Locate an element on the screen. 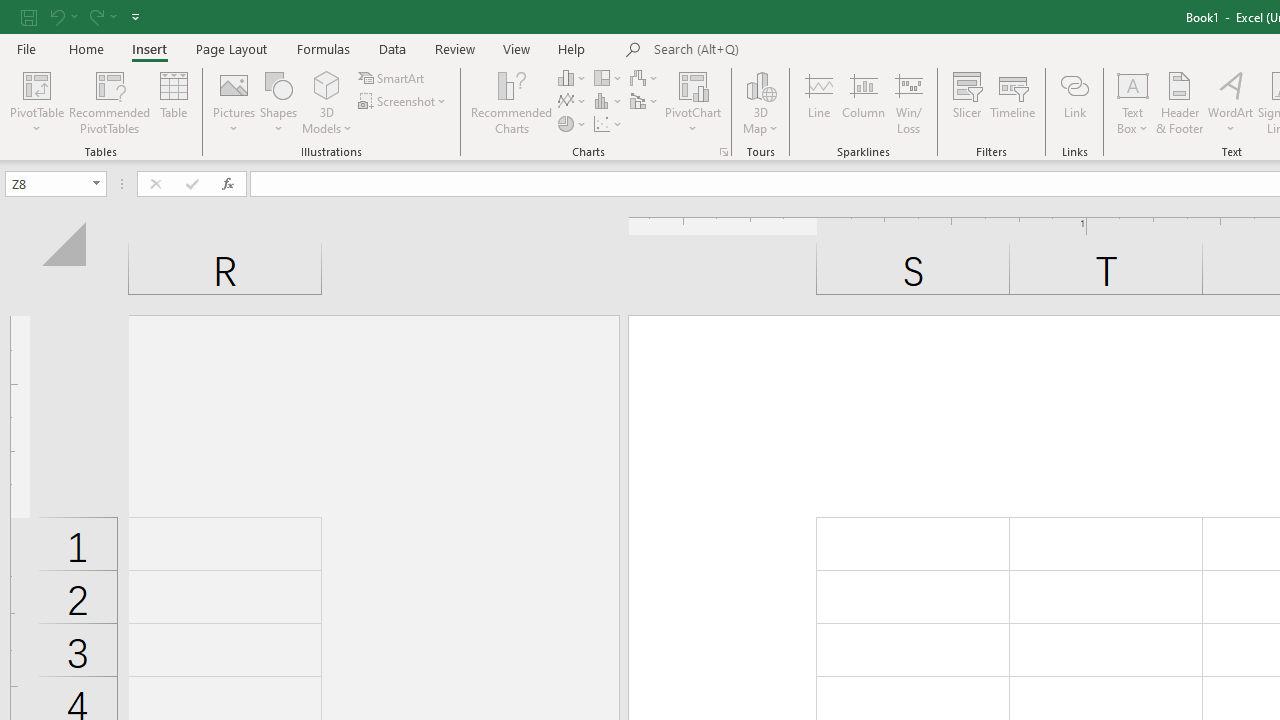  'PivotTable' is located at coordinates (37, 84).